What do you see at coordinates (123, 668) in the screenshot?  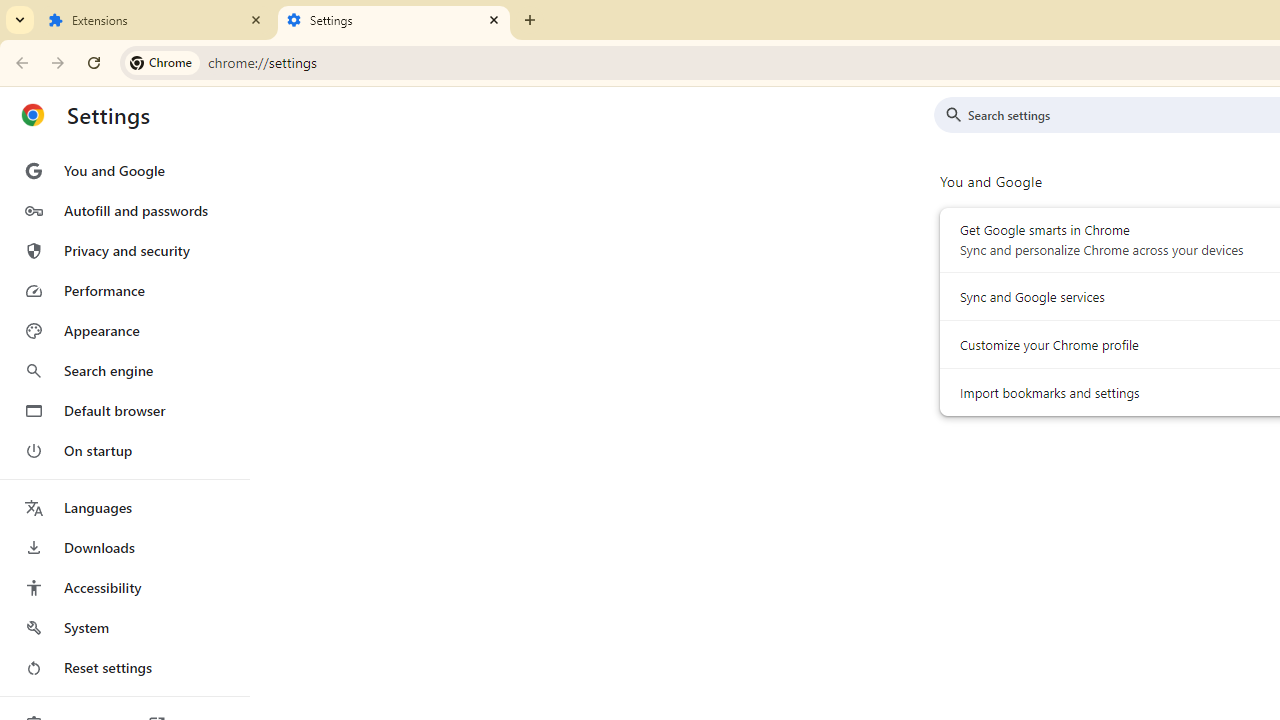 I see `'Reset settings'` at bounding box center [123, 668].